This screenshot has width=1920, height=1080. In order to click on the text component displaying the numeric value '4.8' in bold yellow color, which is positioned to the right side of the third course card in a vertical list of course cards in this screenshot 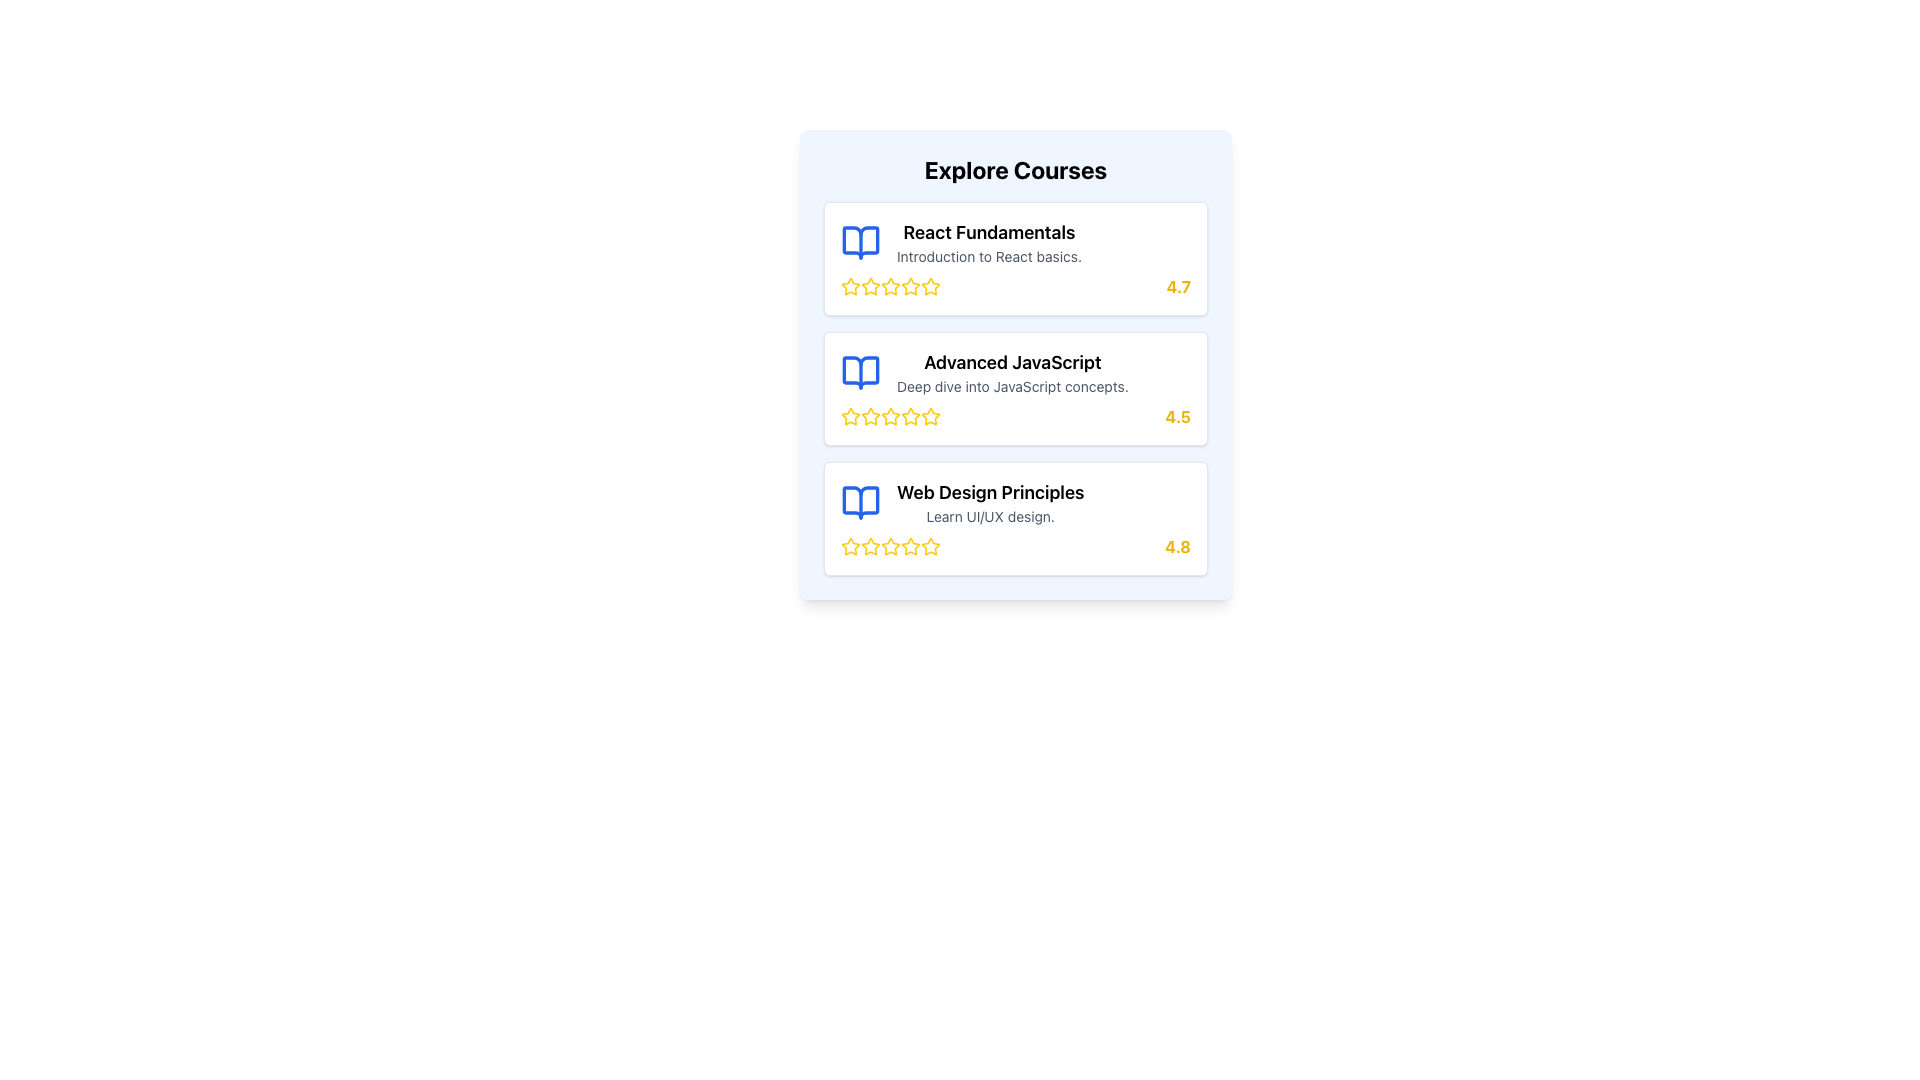, I will do `click(1178, 547)`.